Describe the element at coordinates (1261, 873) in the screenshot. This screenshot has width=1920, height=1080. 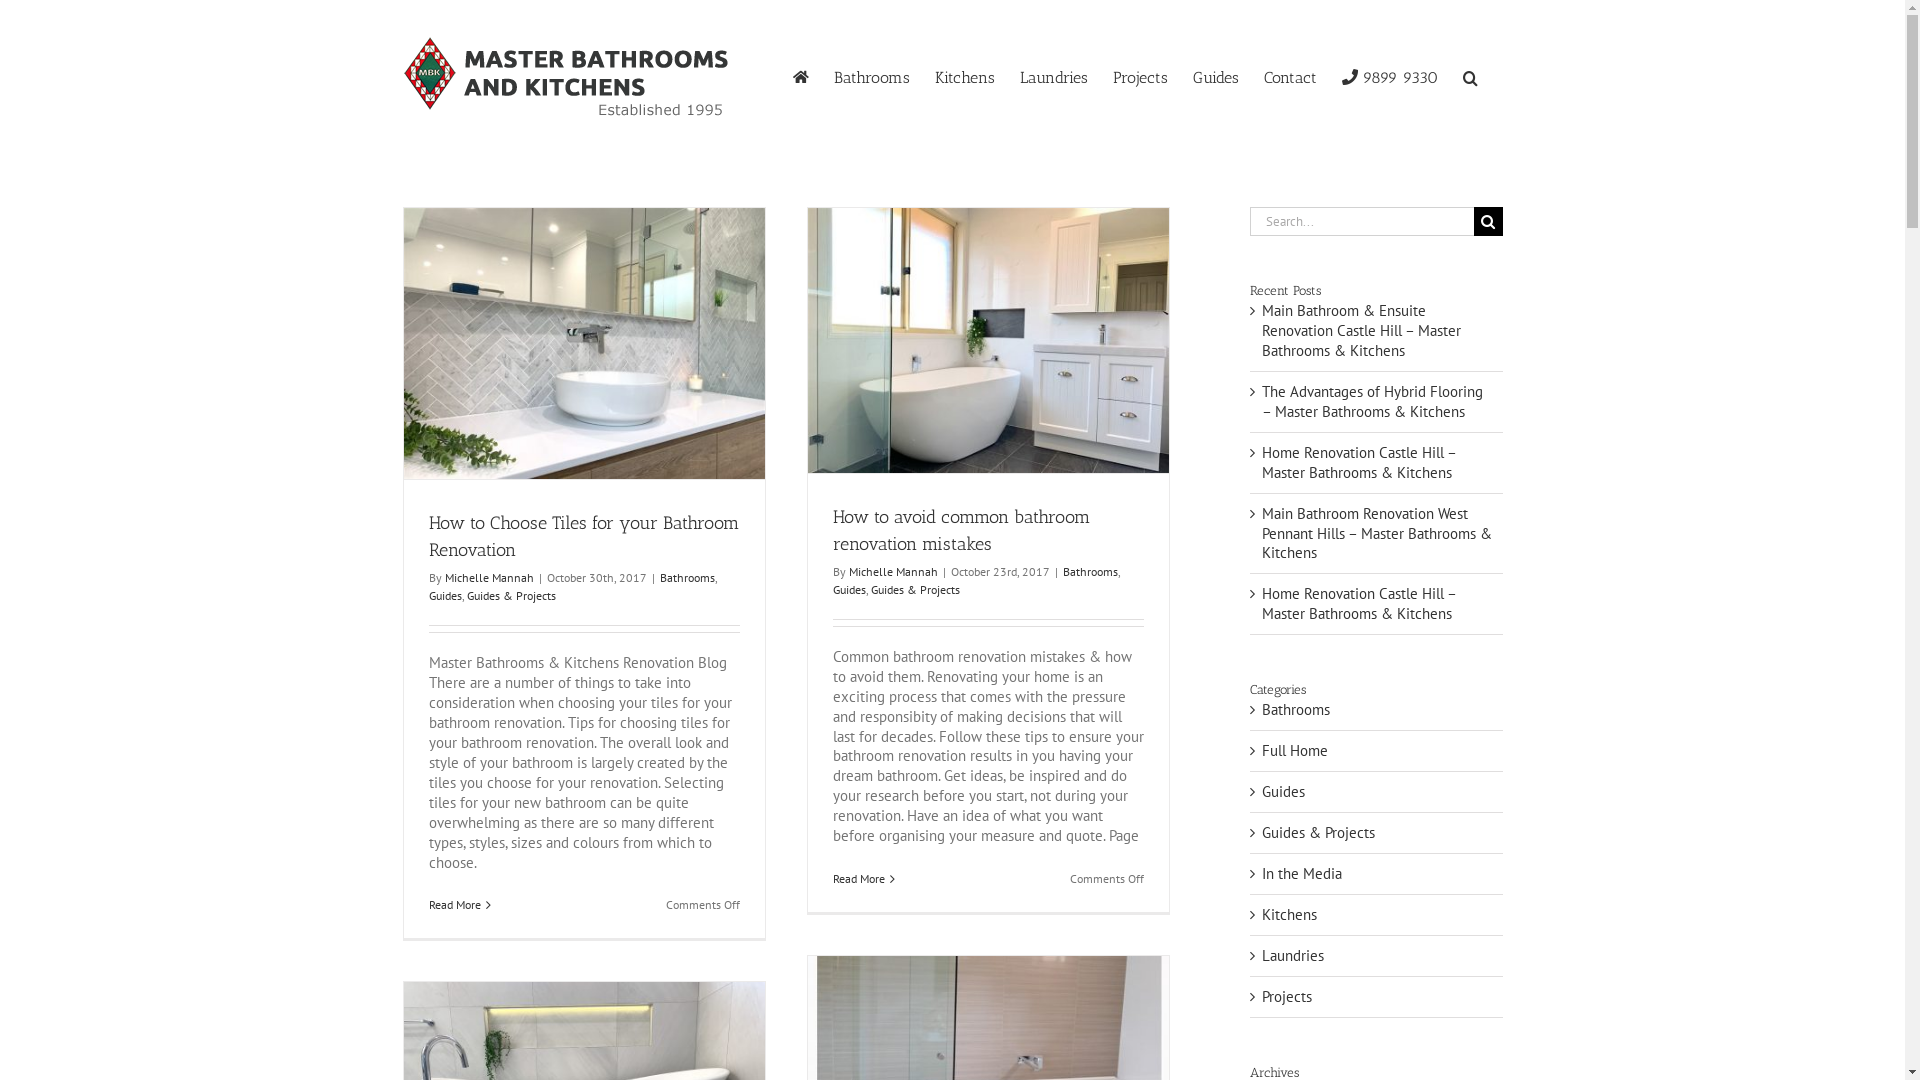
I see `'In the Media'` at that location.